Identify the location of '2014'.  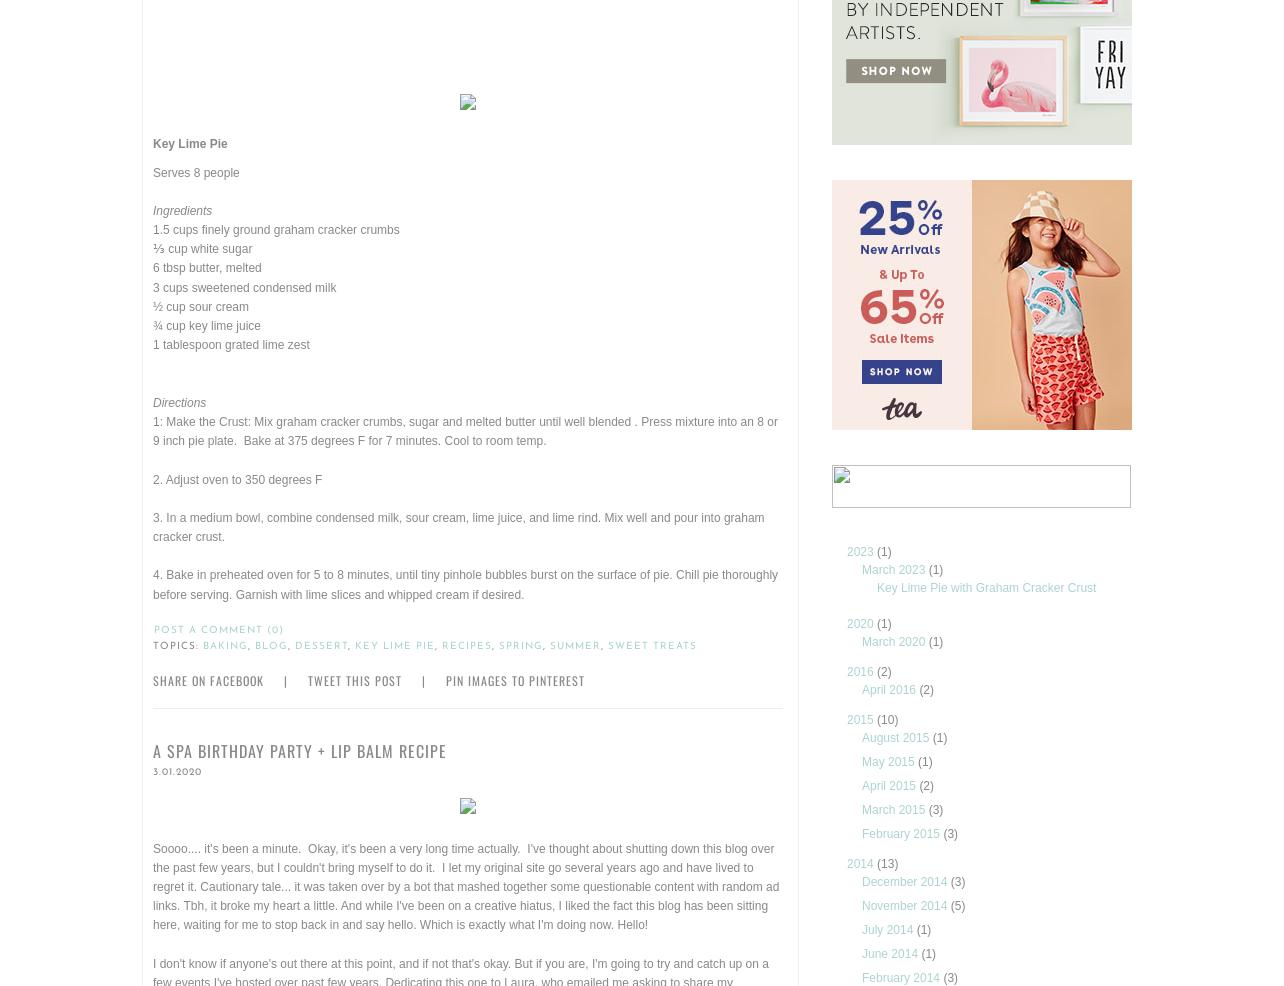
(860, 863).